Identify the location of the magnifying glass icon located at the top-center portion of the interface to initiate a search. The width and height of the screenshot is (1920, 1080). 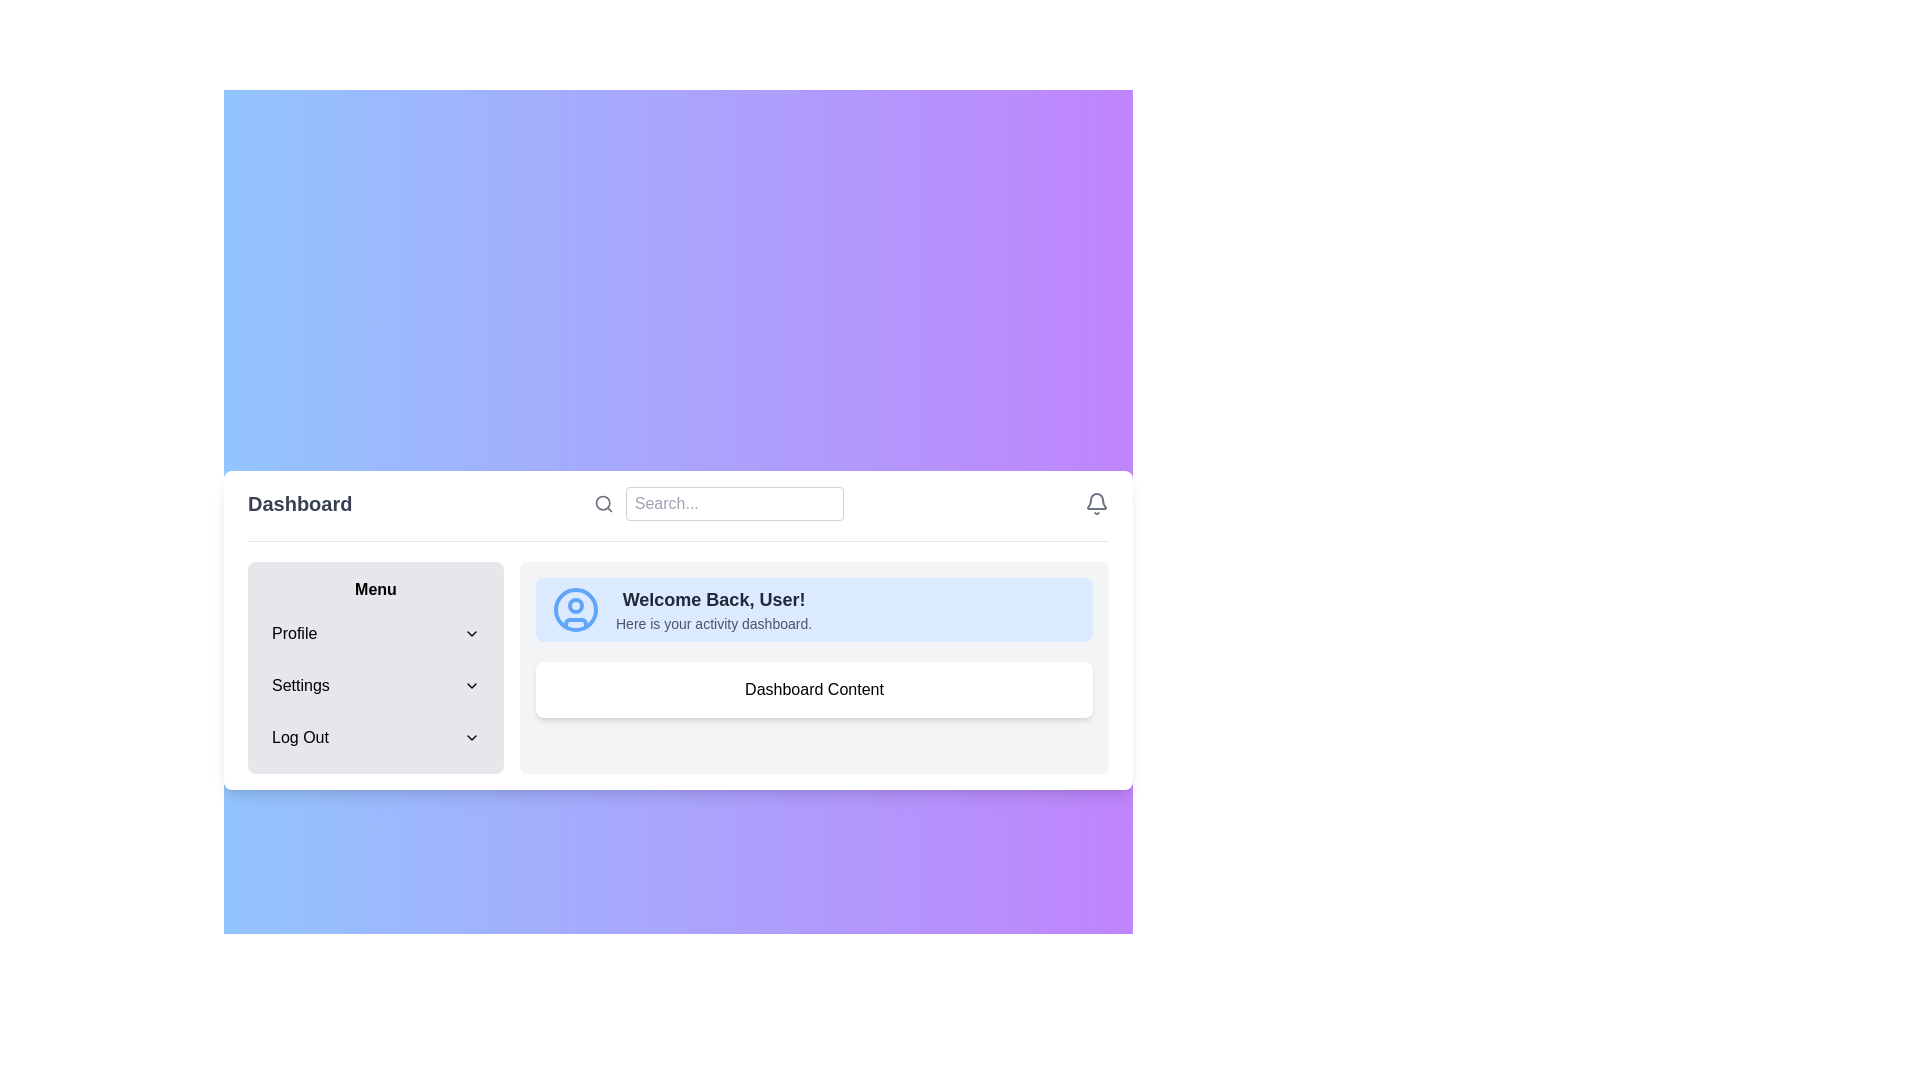
(602, 502).